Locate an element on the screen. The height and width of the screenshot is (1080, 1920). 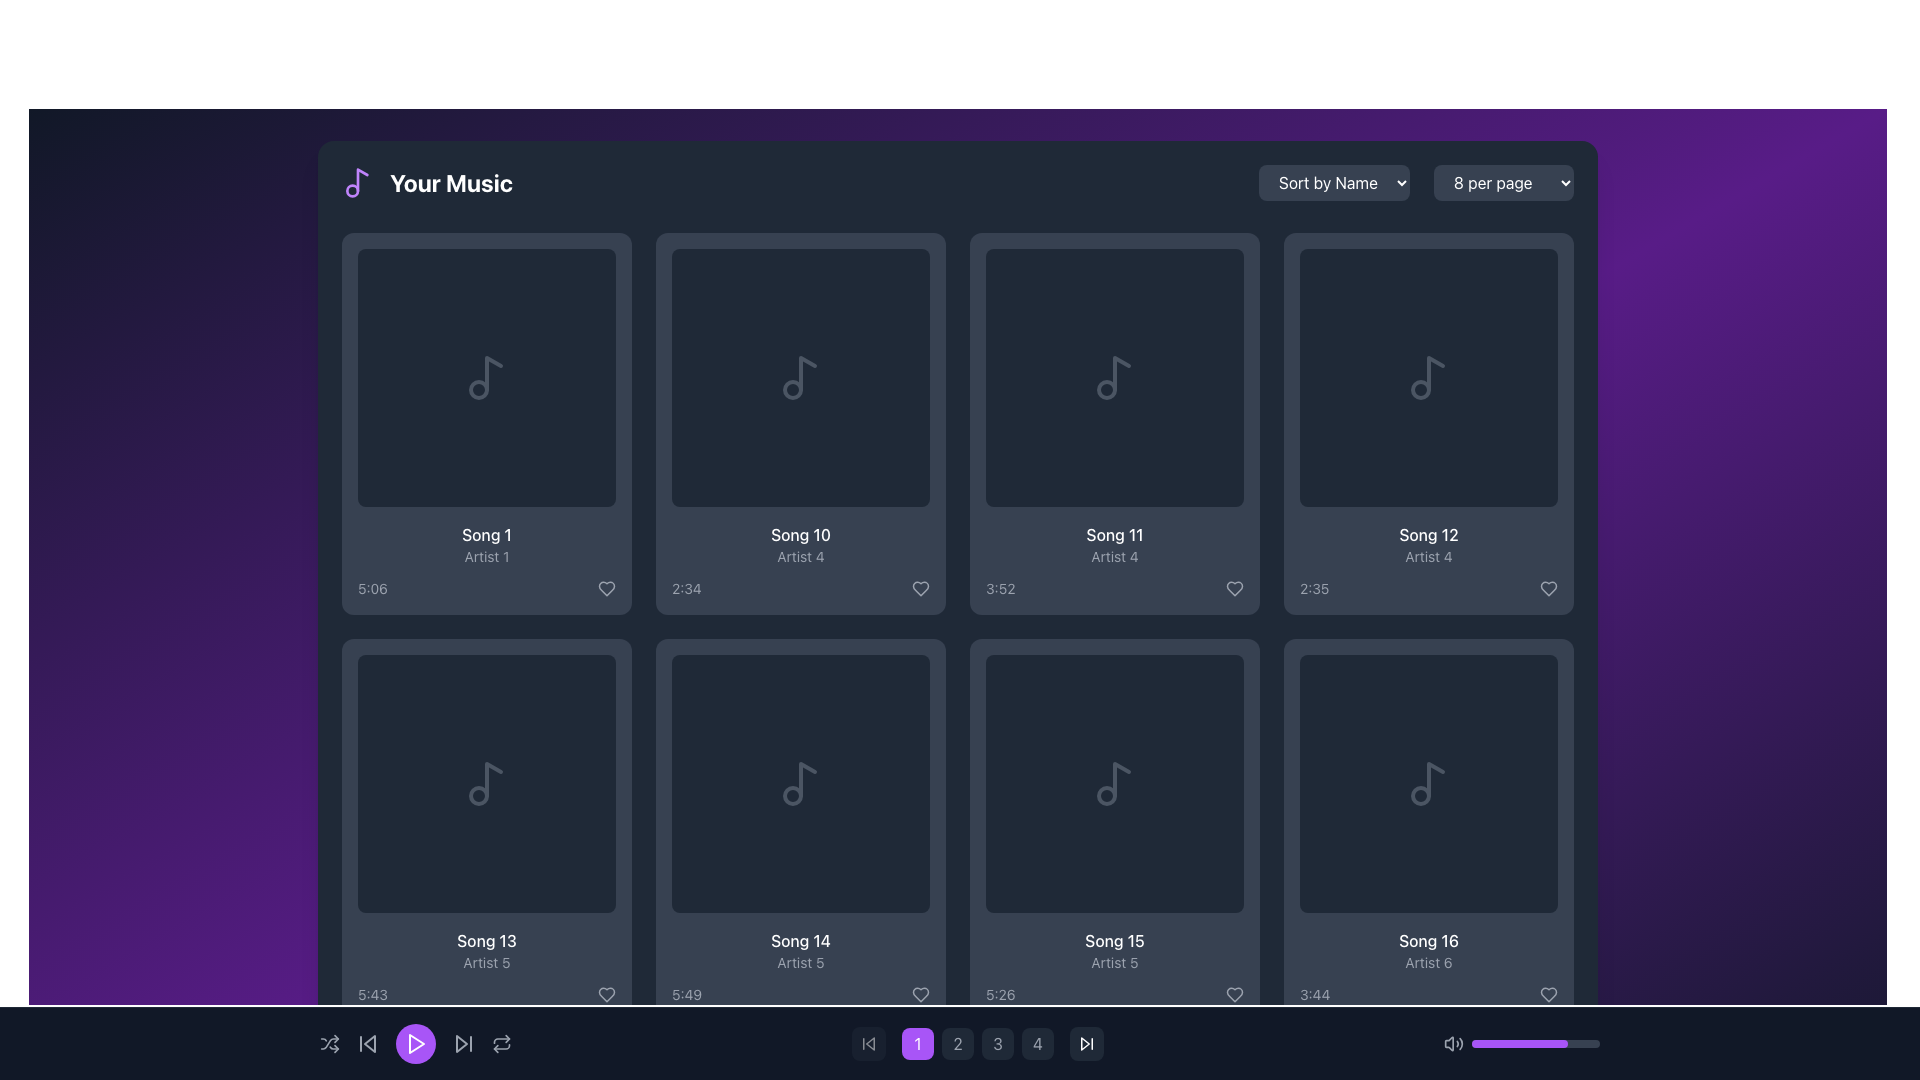
the triangular play icon representing the play button for 'Song 13' by 'Artist 5' is located at coordinates (488, 782).